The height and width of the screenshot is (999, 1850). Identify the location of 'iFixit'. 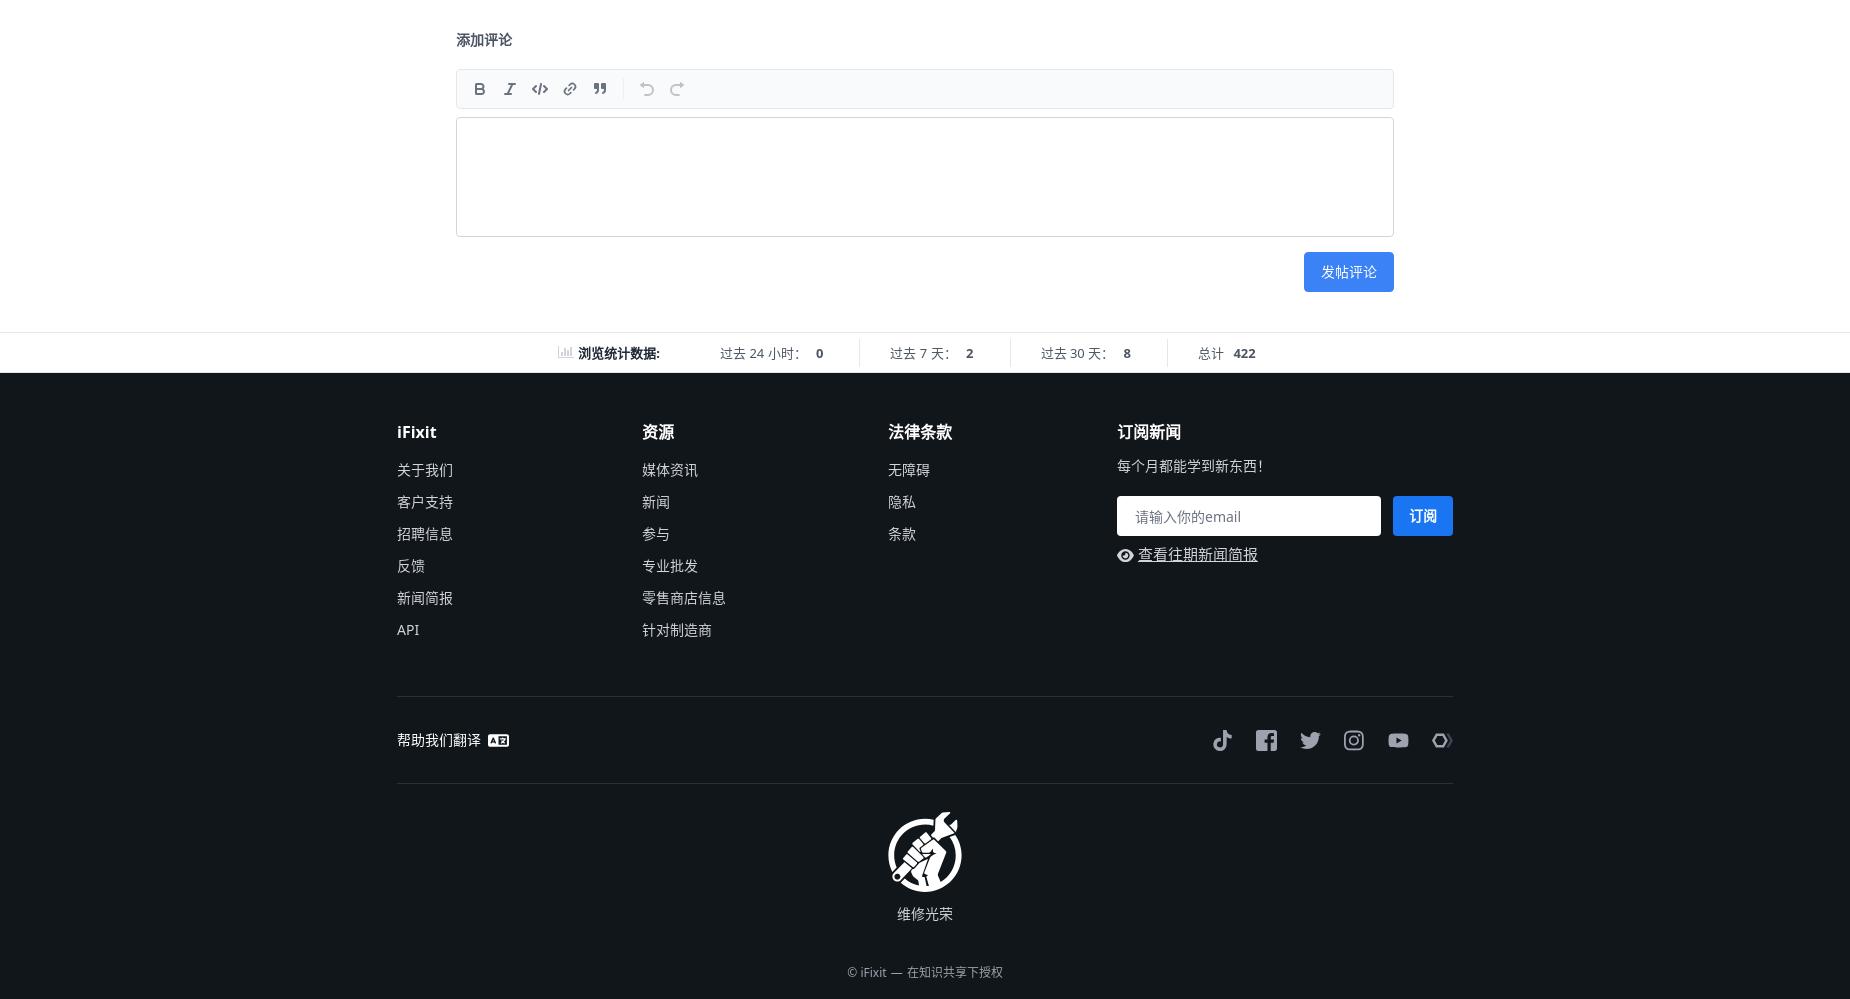
(415, 430).